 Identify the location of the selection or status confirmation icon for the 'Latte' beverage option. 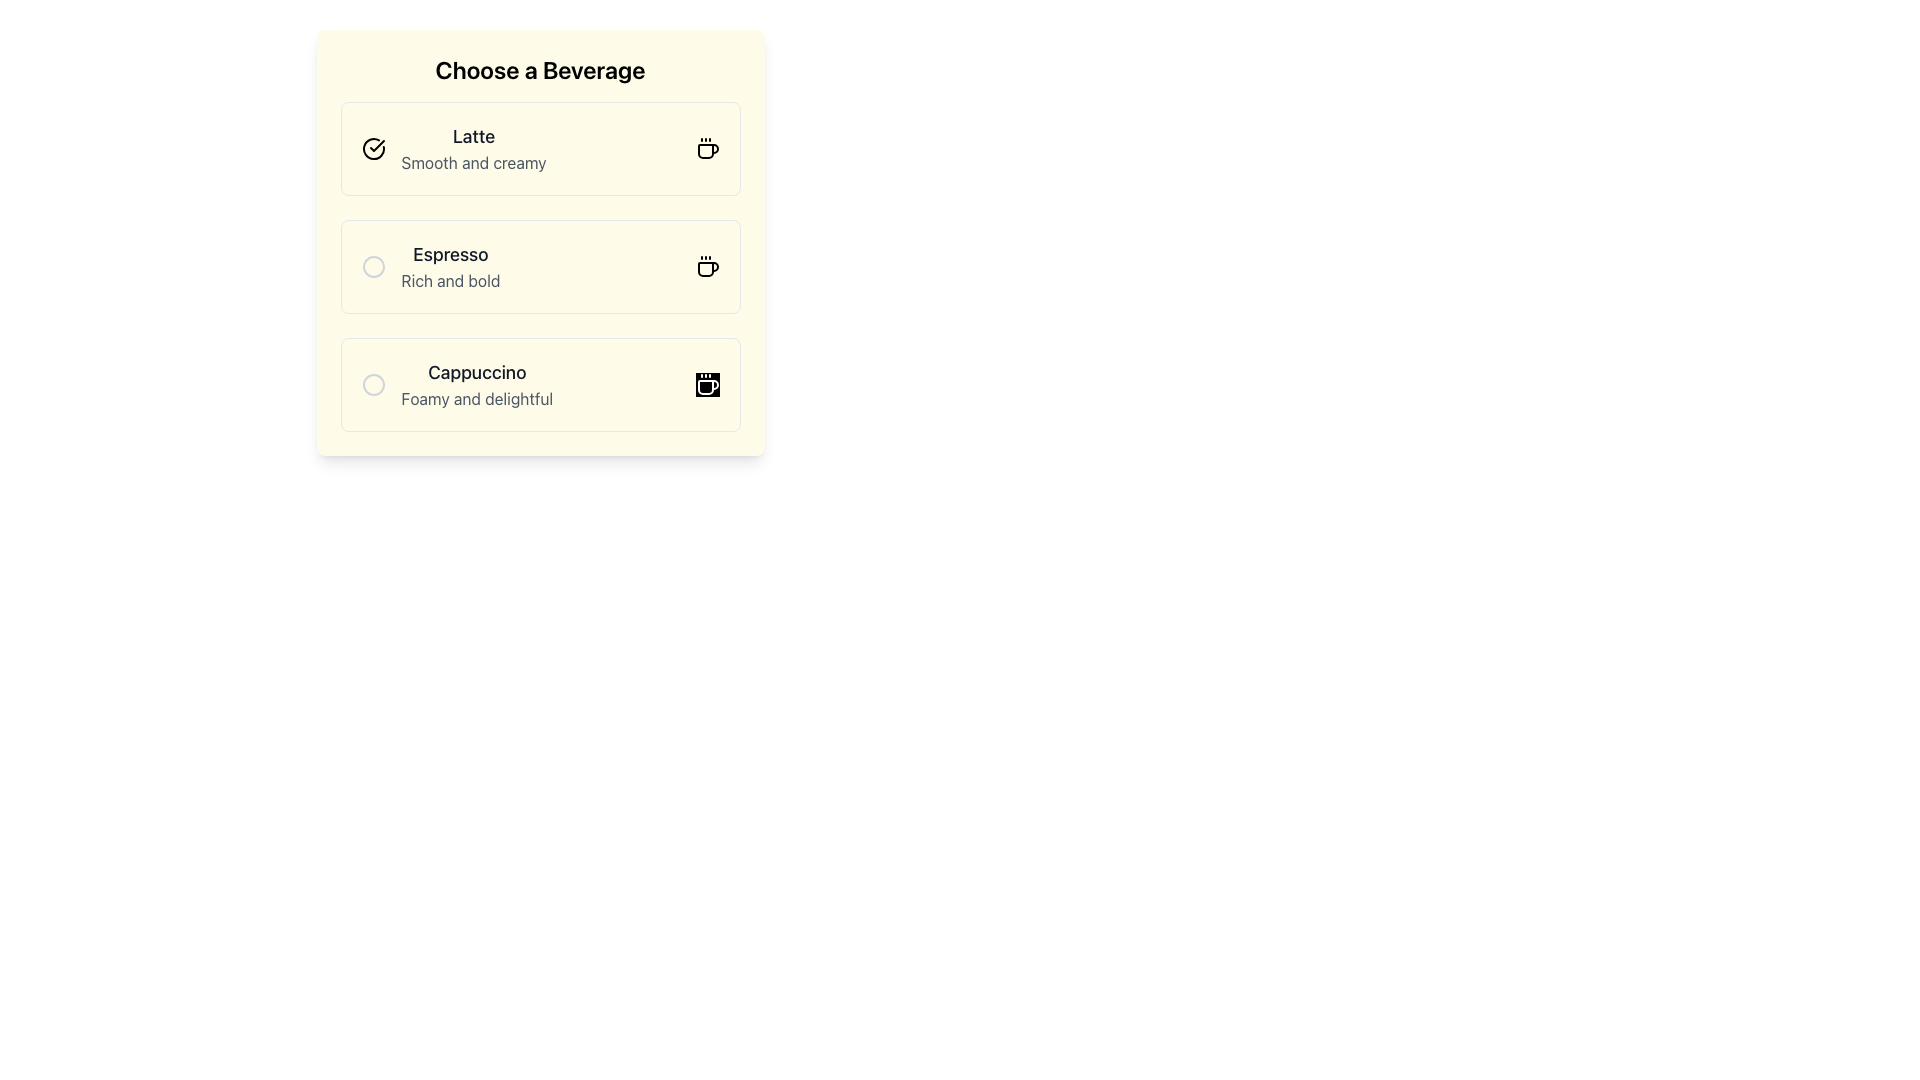
(373, 148).